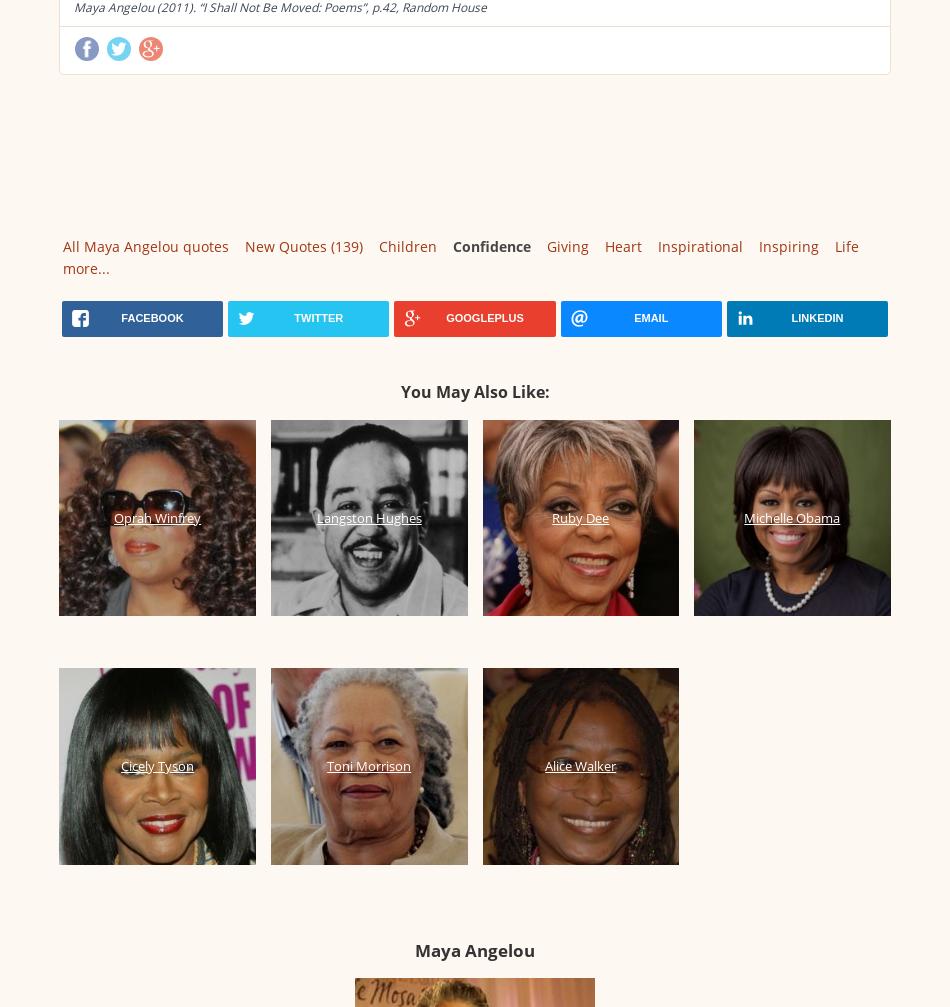 This screenshot has width=950, height=1007. What do you see at coordinates (787, 246) in the screenshot?
I see `'Inspiring'` at bounding box center [787, 246].